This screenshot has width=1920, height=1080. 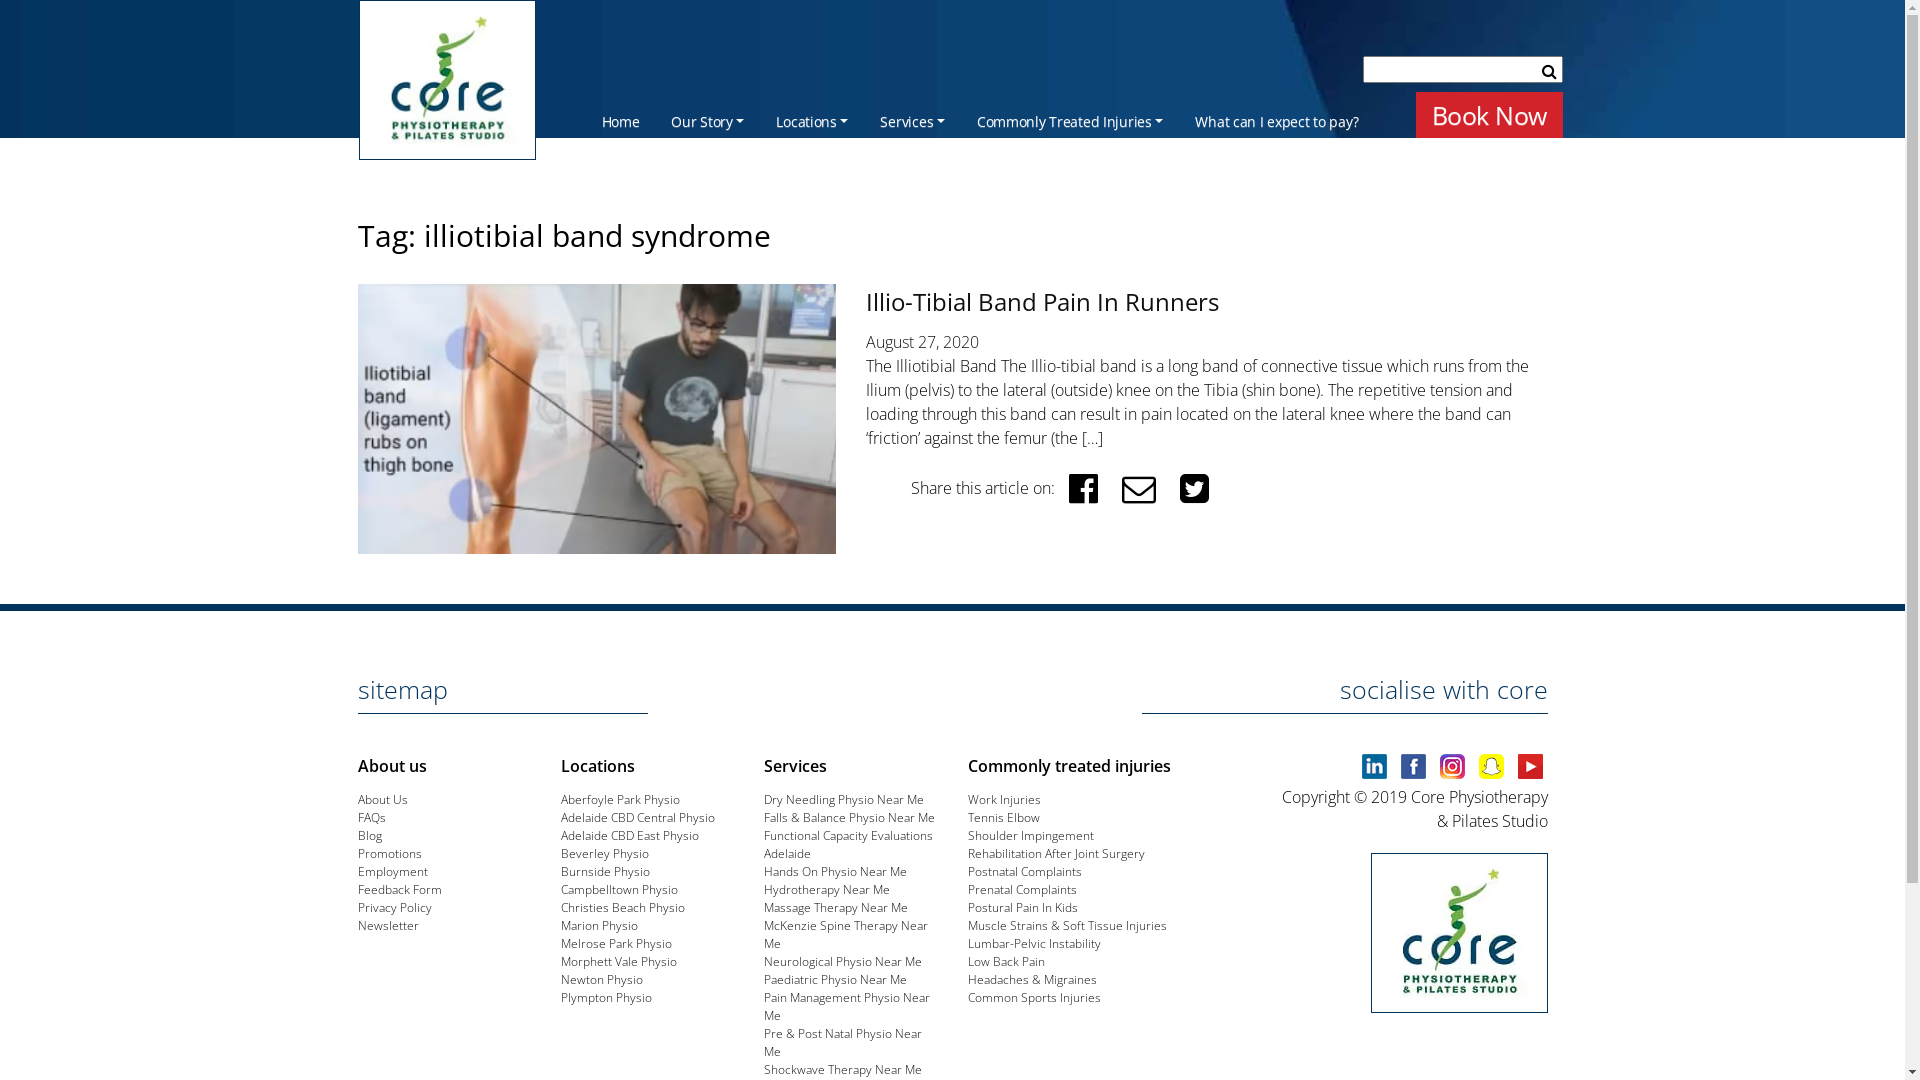 What do you see at coordinates (1034, 997) in the screenshot?
I see `'Common Sports Injuries'` at bounding box center [1034, 997].